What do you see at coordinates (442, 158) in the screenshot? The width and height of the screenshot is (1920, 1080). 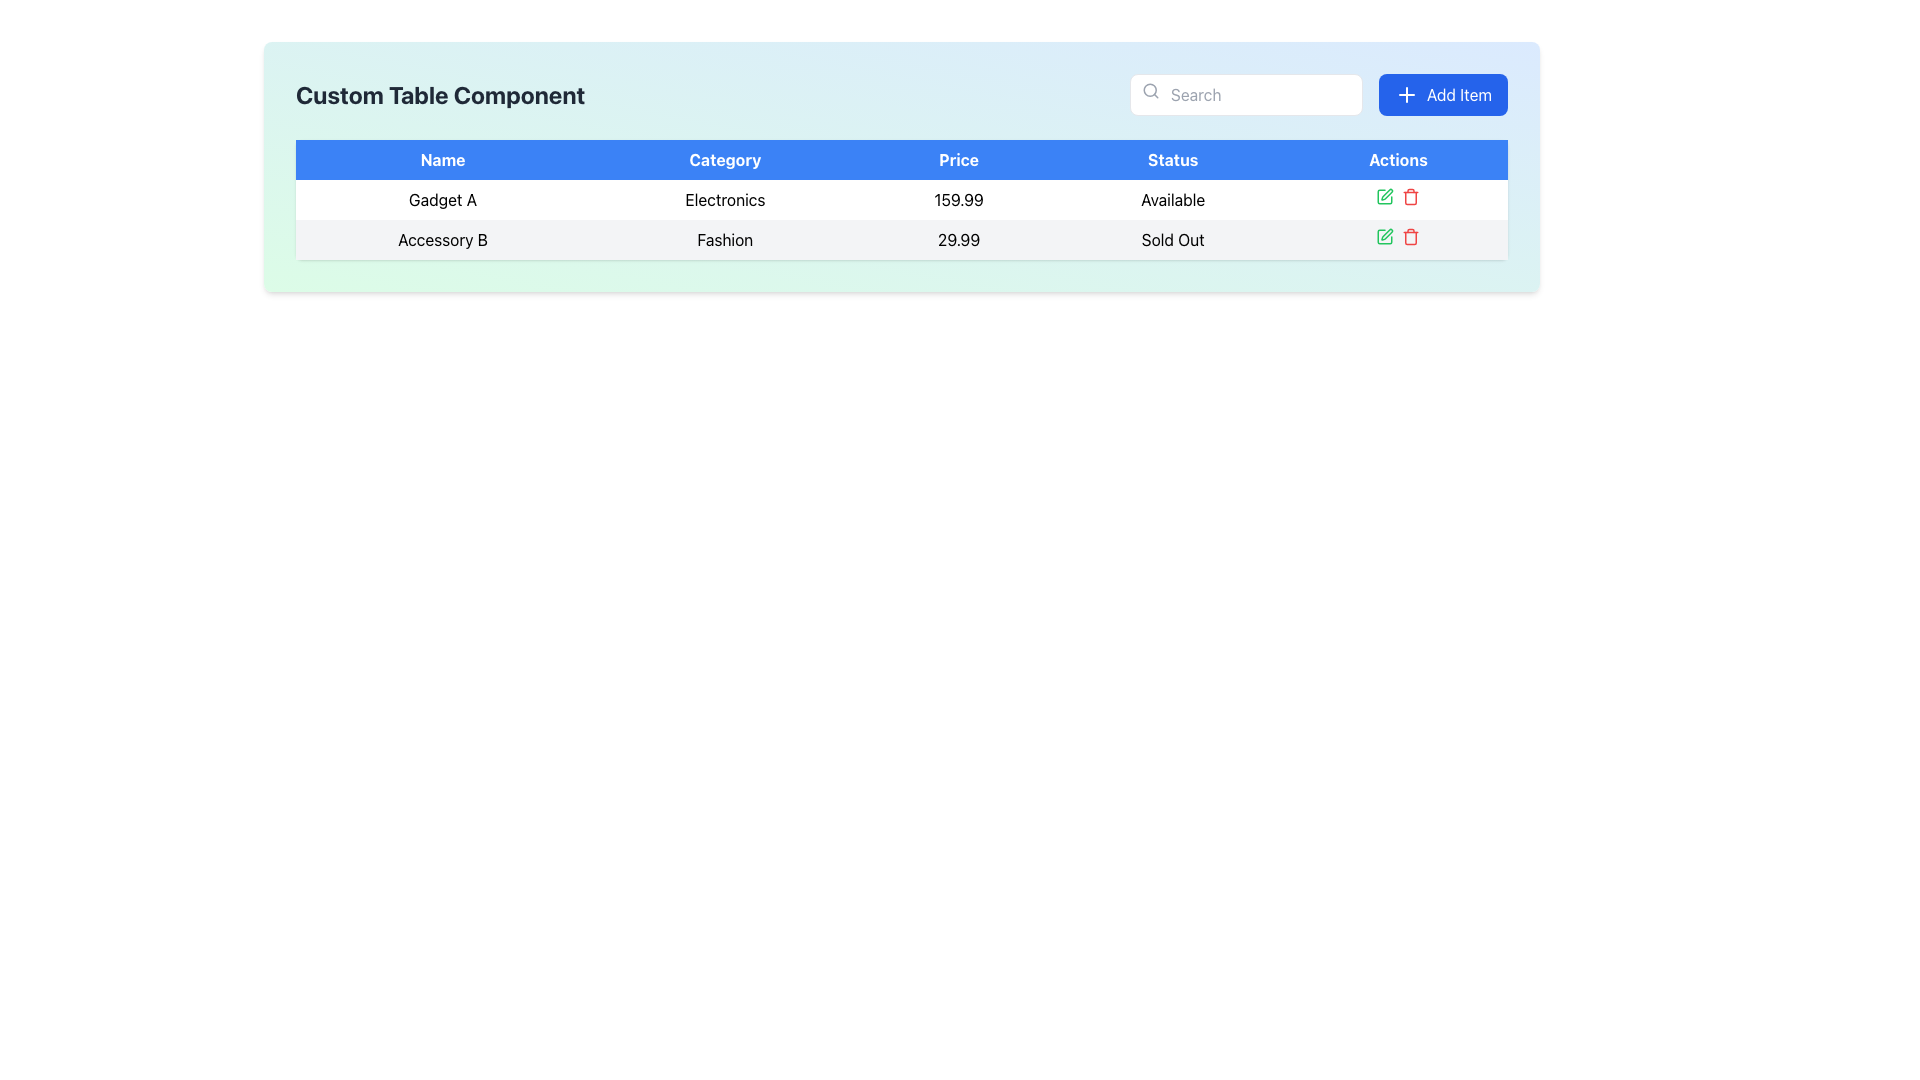 I see `text content of the Table Header labeled 'Name', which is displayed in white on a blue background and is the first column header in the table layout` at bounding box center [442, 158].